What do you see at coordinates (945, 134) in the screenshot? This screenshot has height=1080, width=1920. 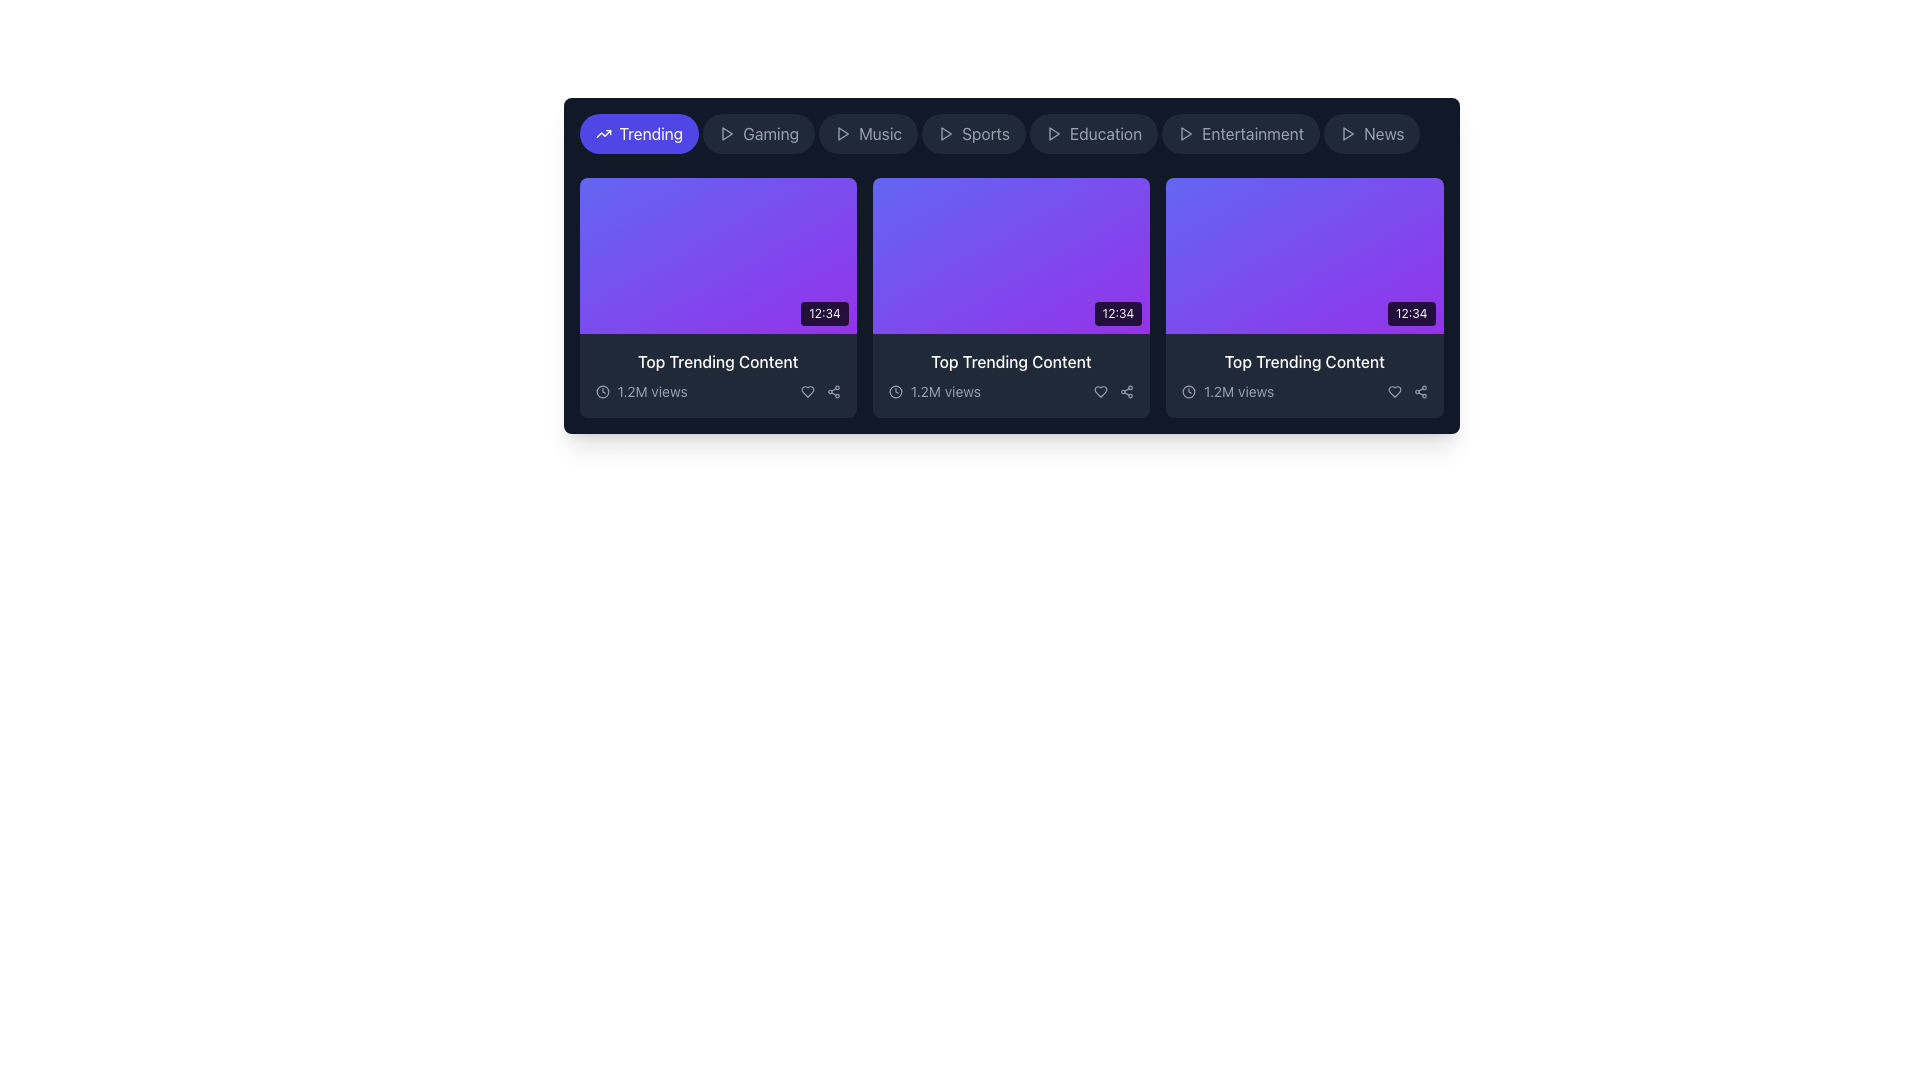 I see `the small play icon, which is a triangle pointing to the right, located in the navigation bar next to the 'Sports' item` at bounding box center [945, 134].